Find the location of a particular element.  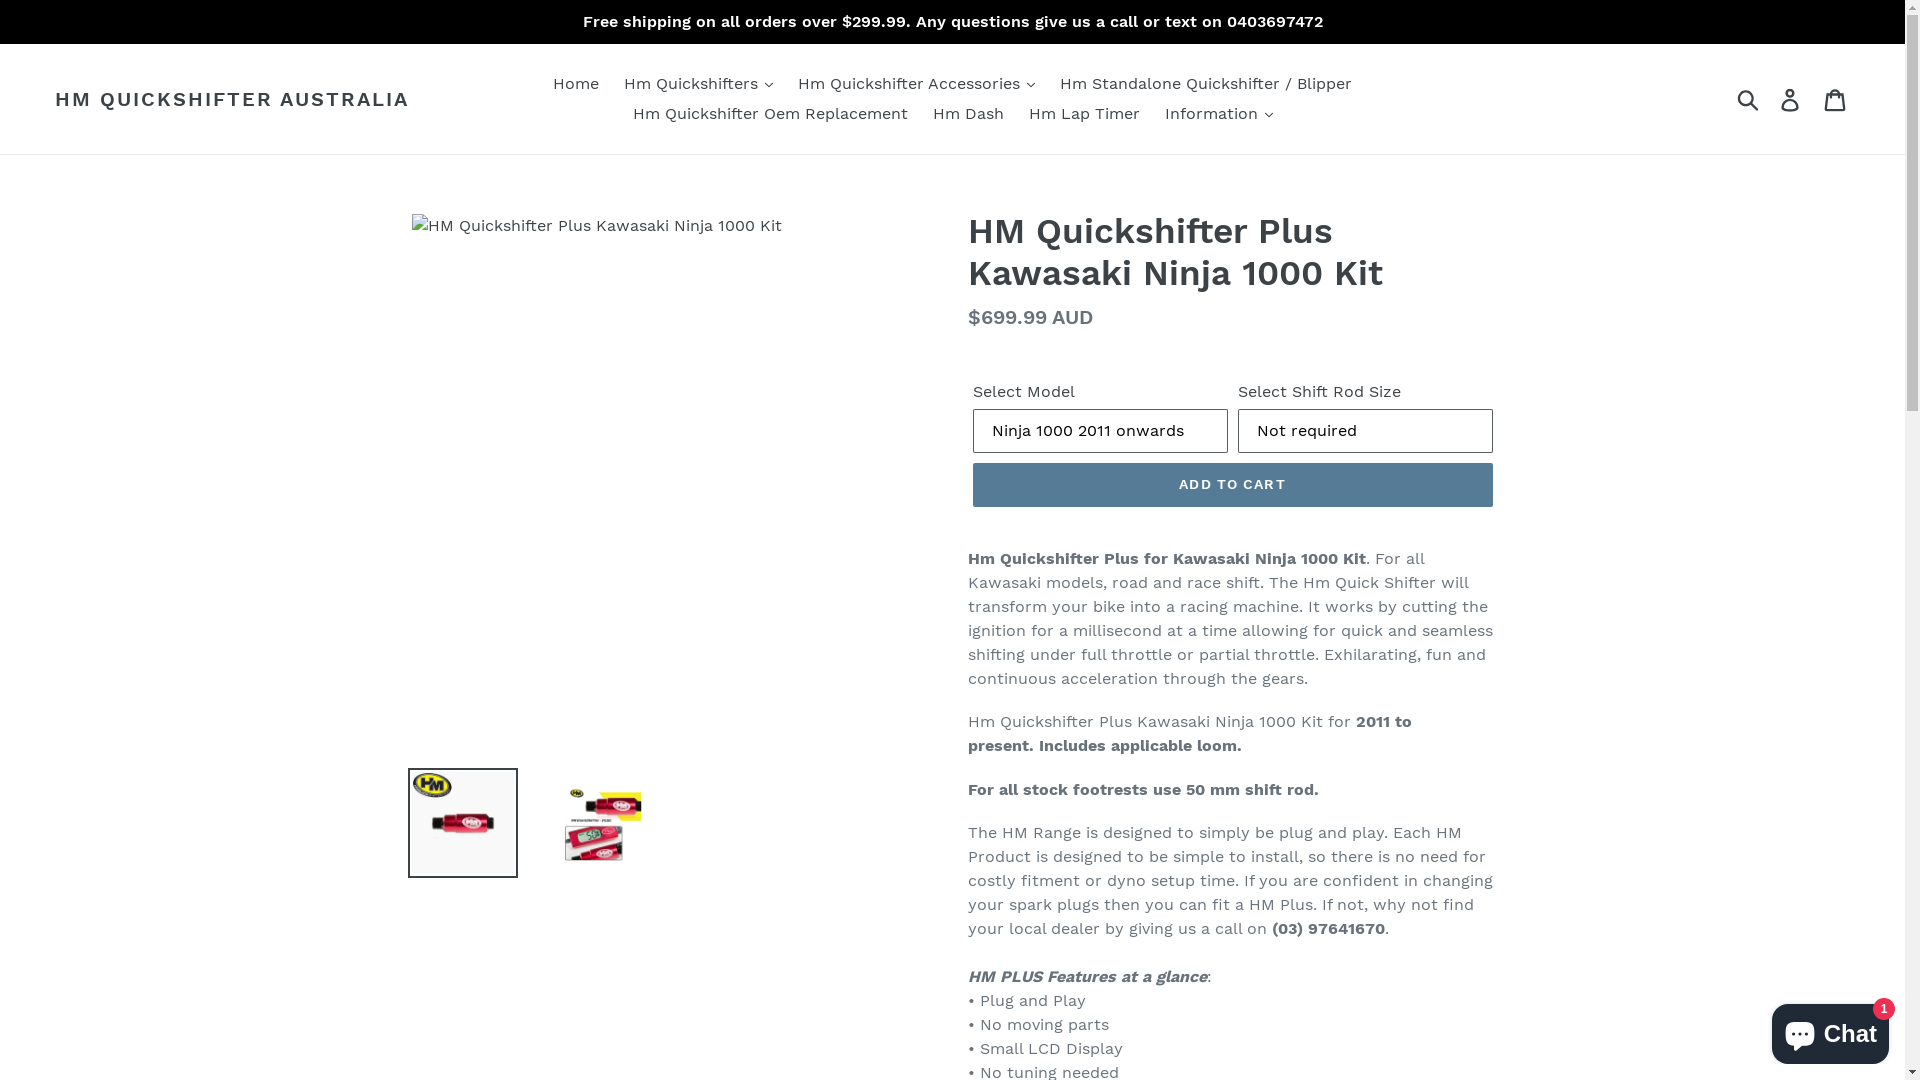

'HM QUICKSHIFTER AUSTRALIA' is located at coordinates (231, 99).